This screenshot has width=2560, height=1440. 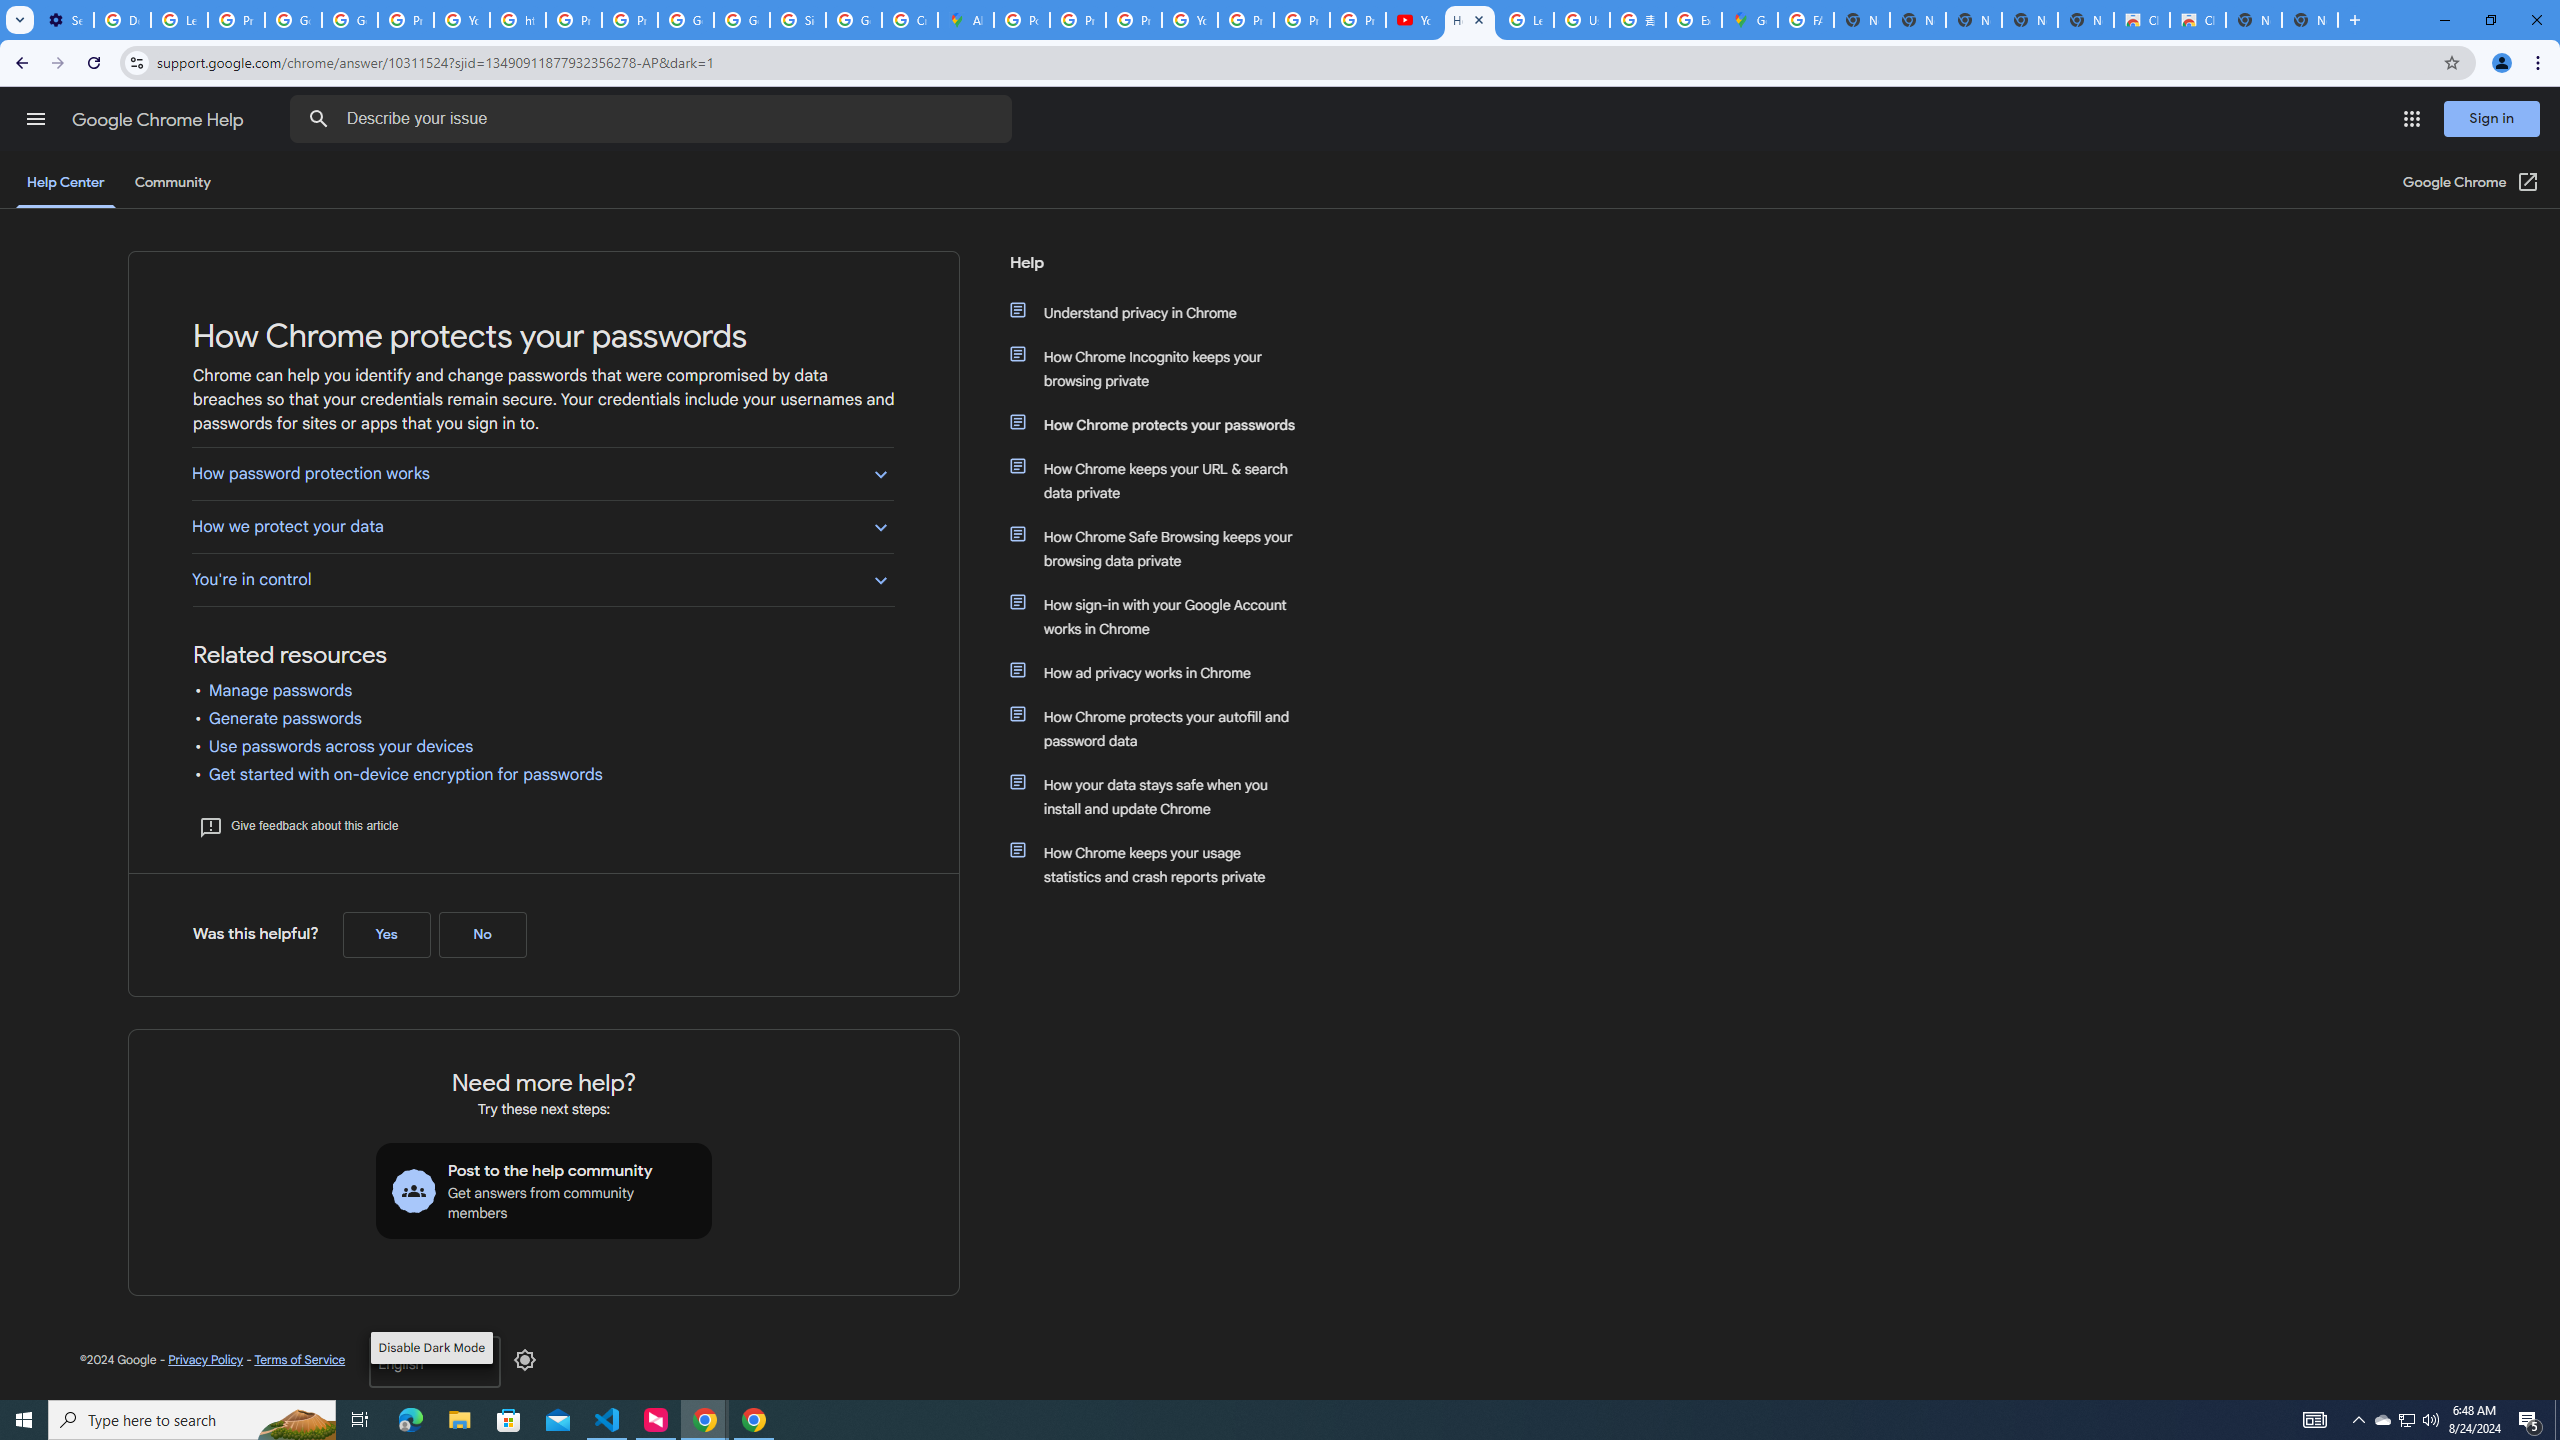 What do you see at coordinates (293, 19) in the screenshot?
I see `'Google Account Help'` at bounding box center [293, 19].